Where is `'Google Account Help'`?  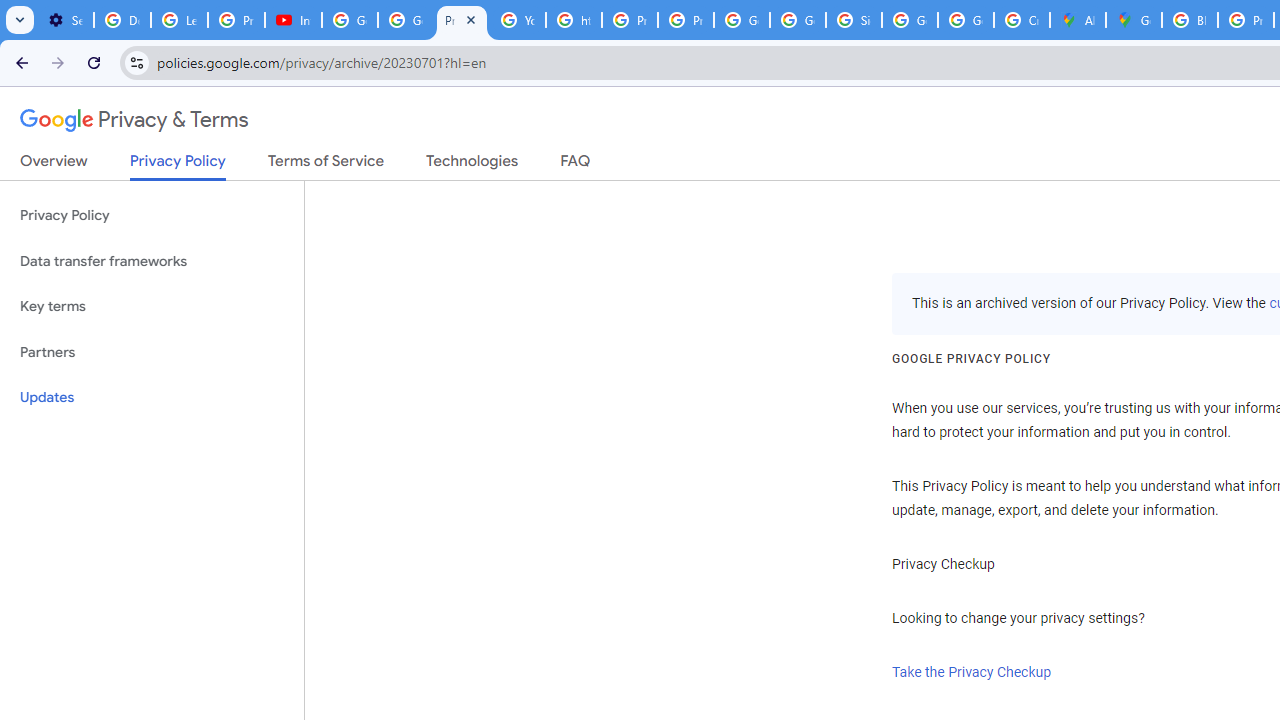 'Google Account Help' is located at coordinates (404, 20).